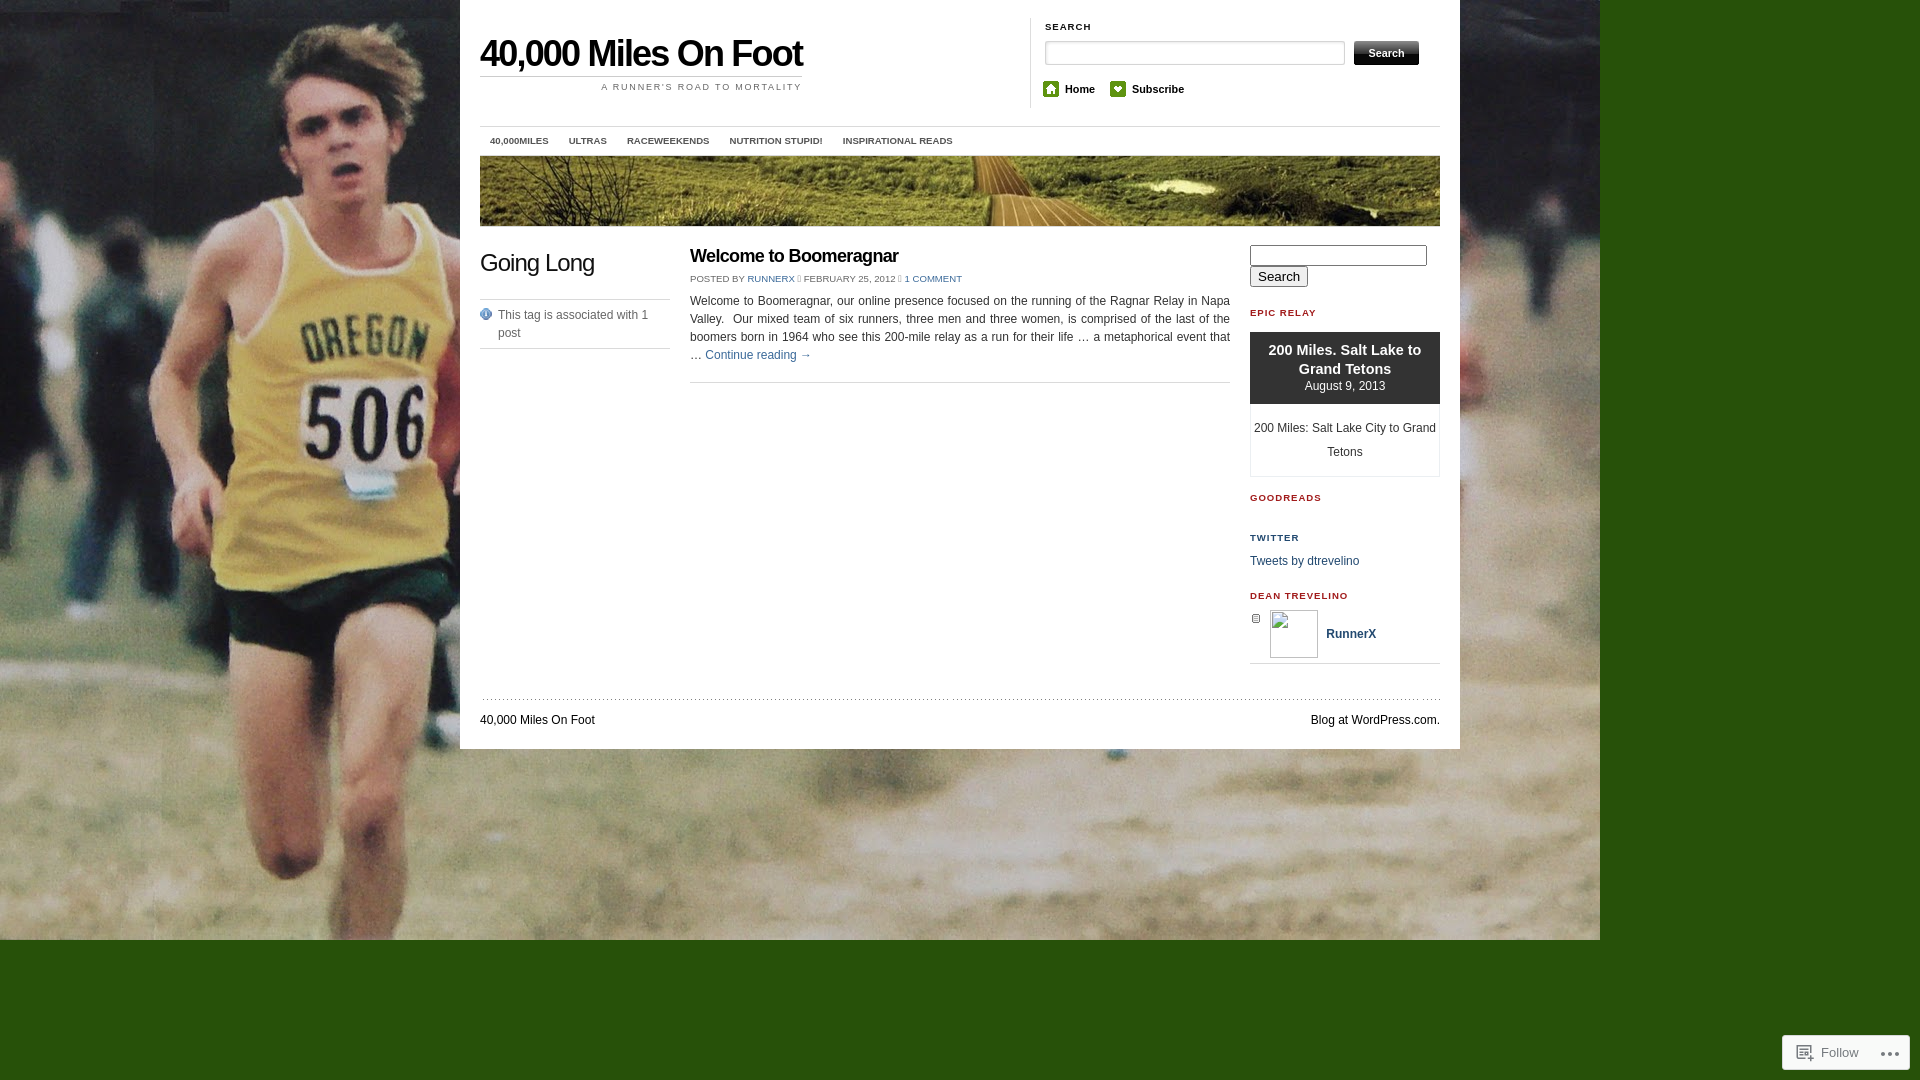 This screenshot has height=1080, width=1920. What do you see at coordinates (1273, 536) in the screenshot?
I see `'TWITTER'` at bounding box center [1273, 536].